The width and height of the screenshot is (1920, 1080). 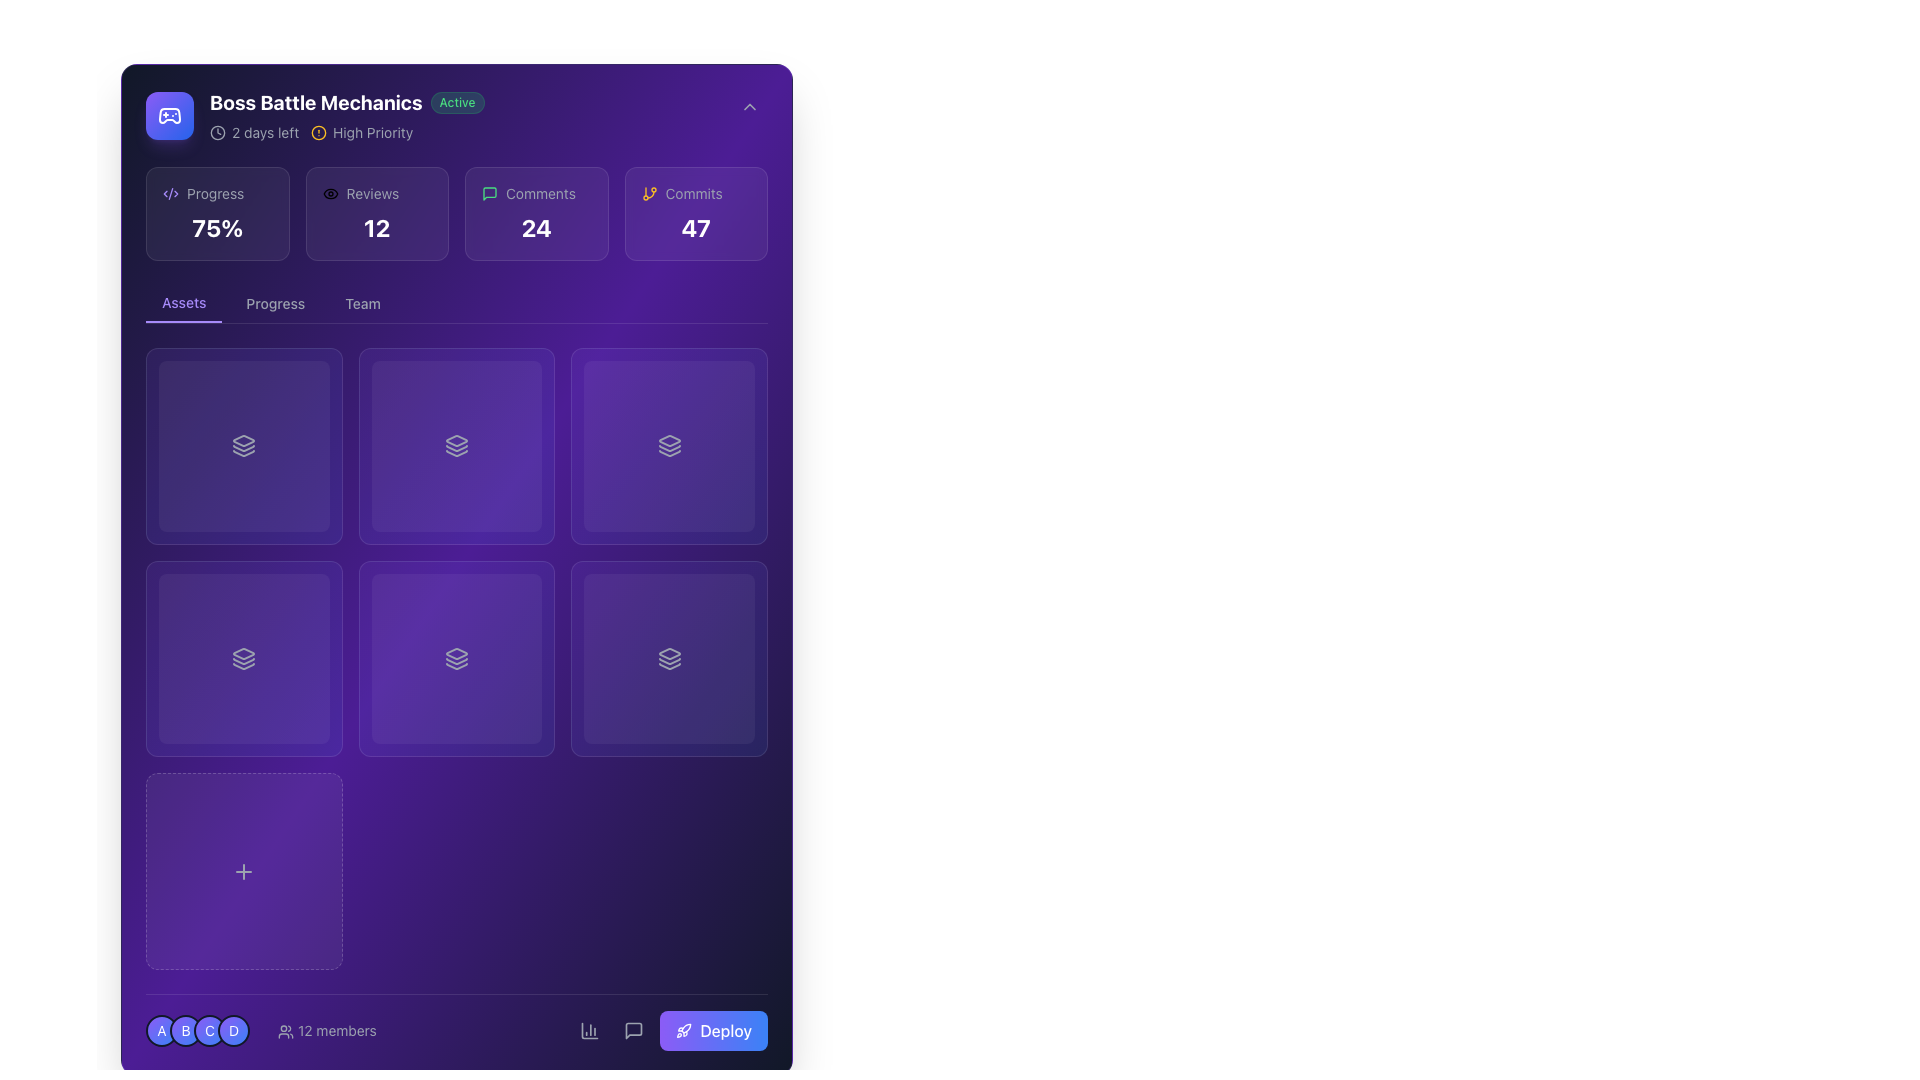 What do you see at coordinates (217, 132) in the screenshot?
I see `the time-sensitive status icon located to the left of the '2 days left' text in the 'Boss Battle Mechanics' section` at bounding box center [217, 132].